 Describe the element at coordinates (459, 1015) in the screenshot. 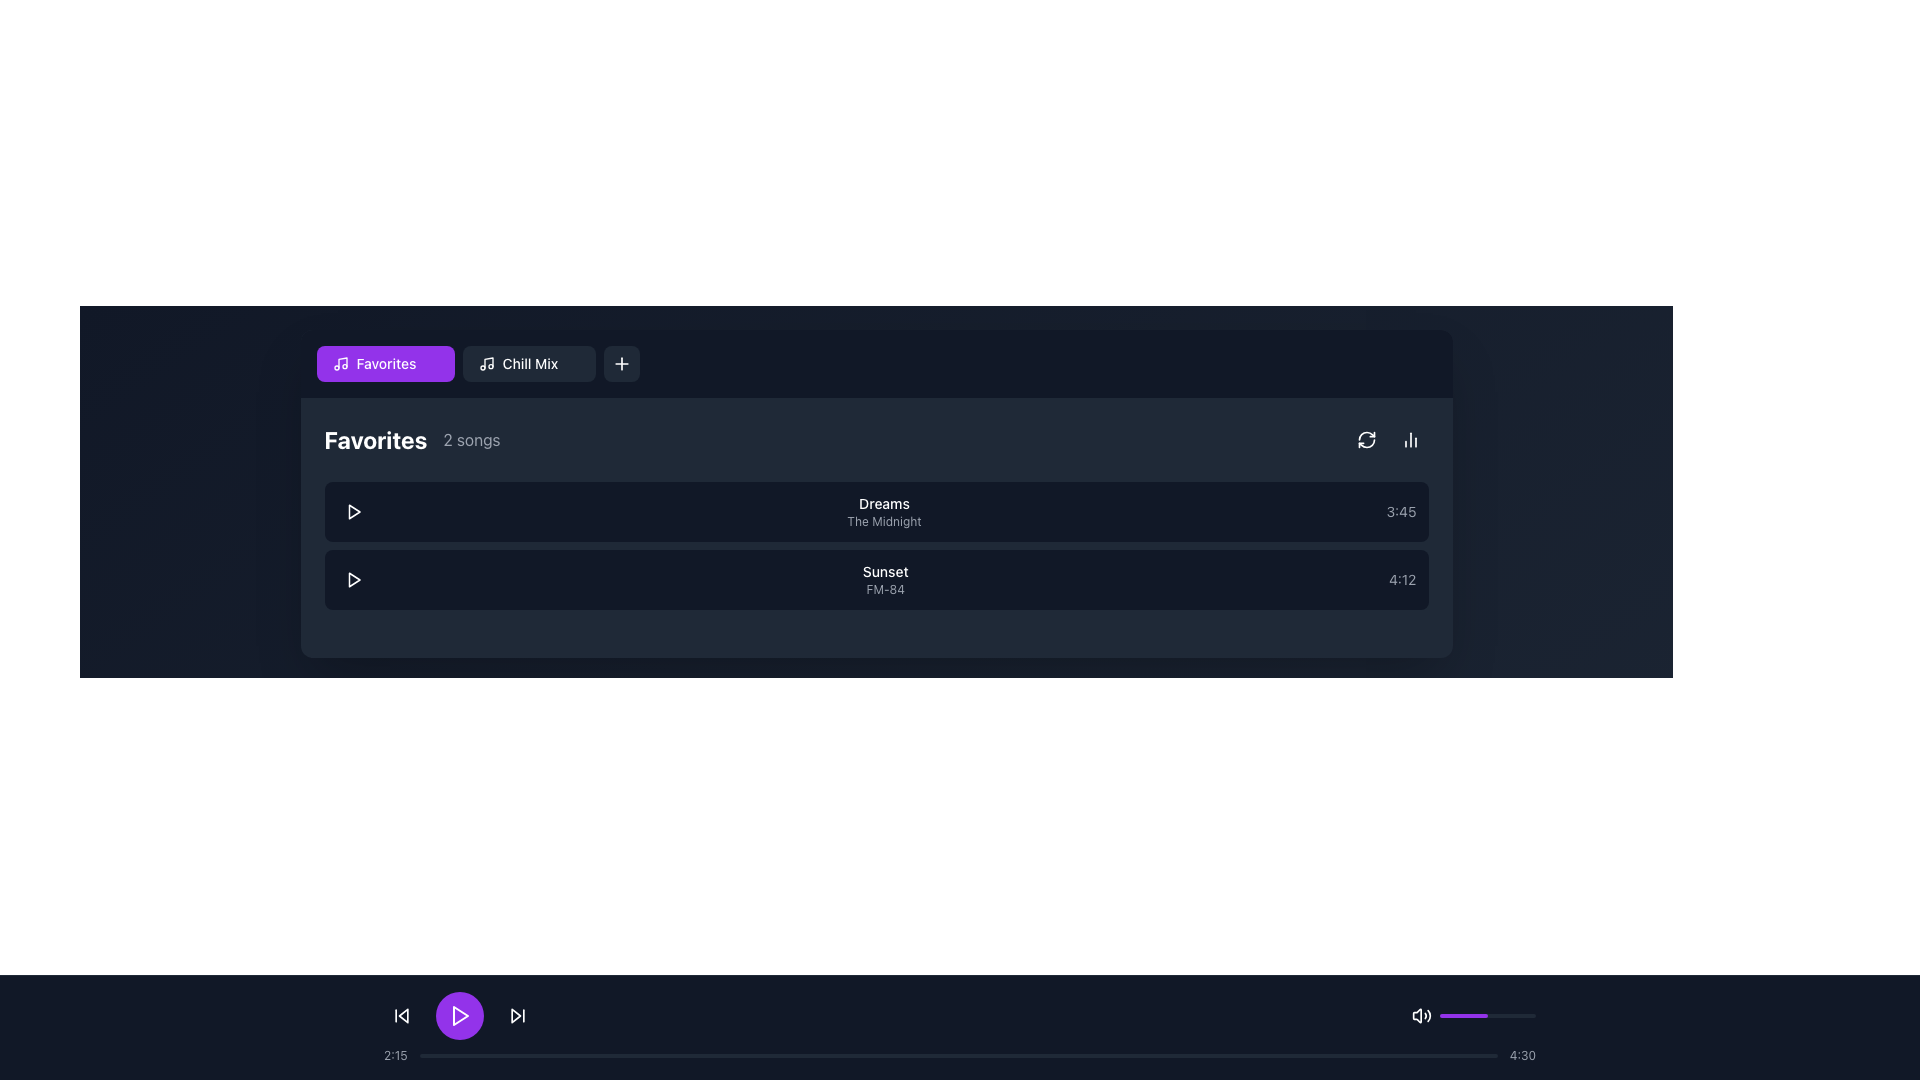

I see `the media playback button located at the center of the bottom control bar` at that location.